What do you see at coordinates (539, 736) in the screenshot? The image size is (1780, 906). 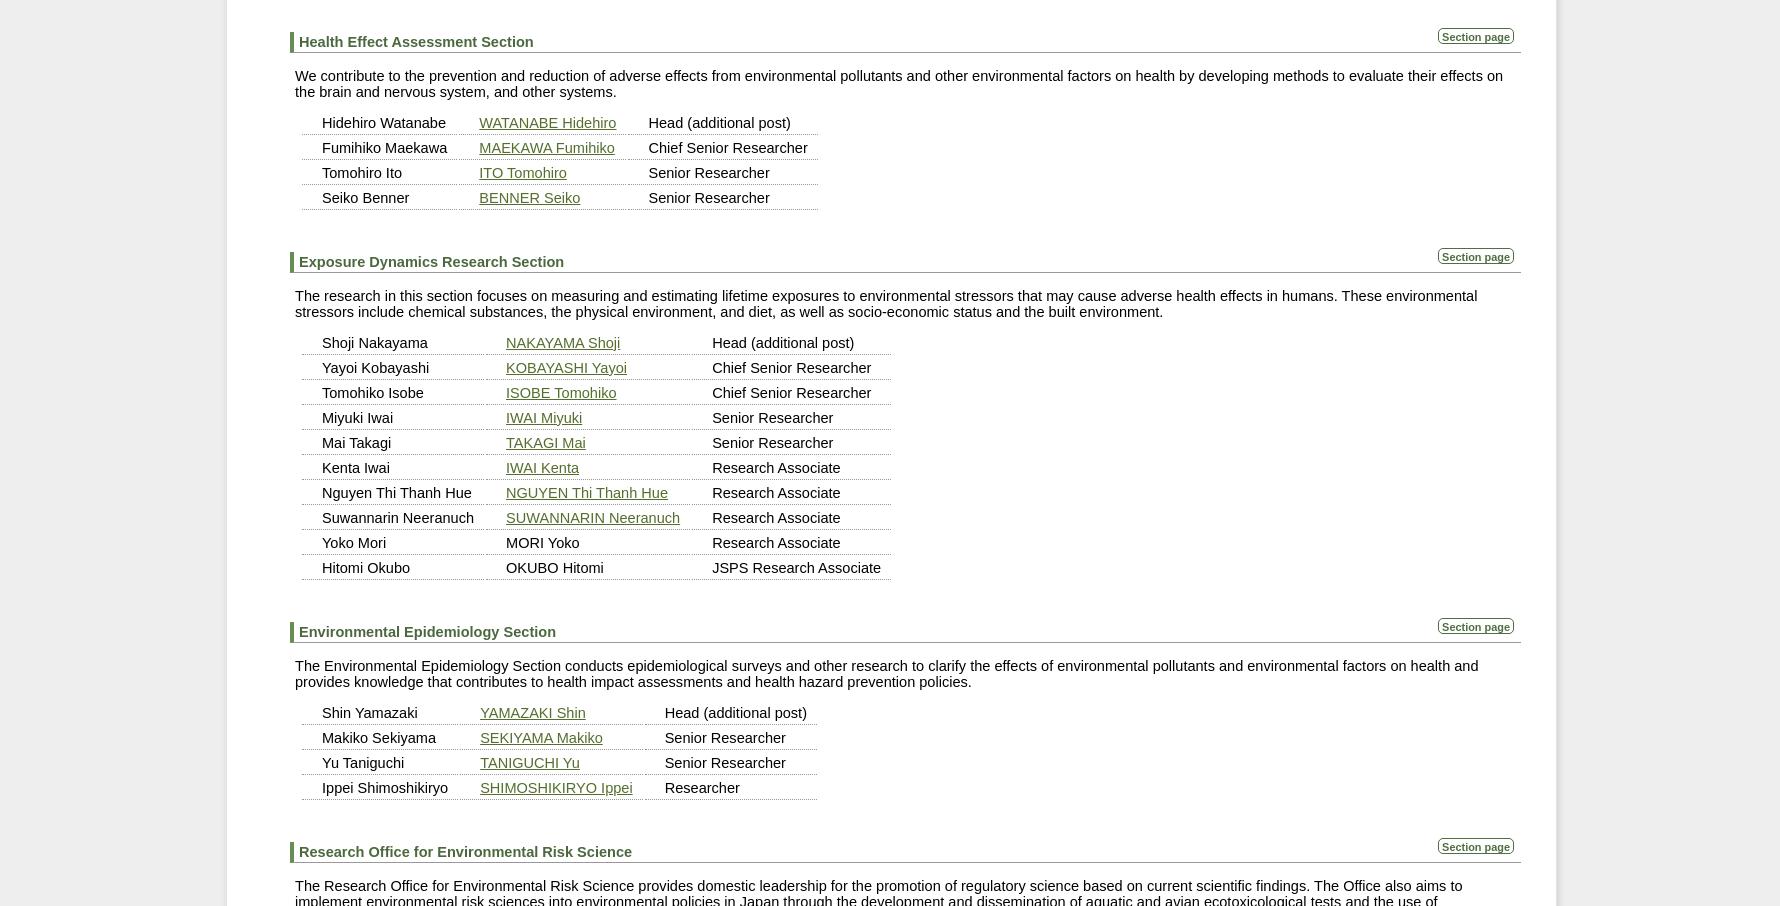 I see `'SEKIYAMA Makiko'` at bounding box center [539, 736].